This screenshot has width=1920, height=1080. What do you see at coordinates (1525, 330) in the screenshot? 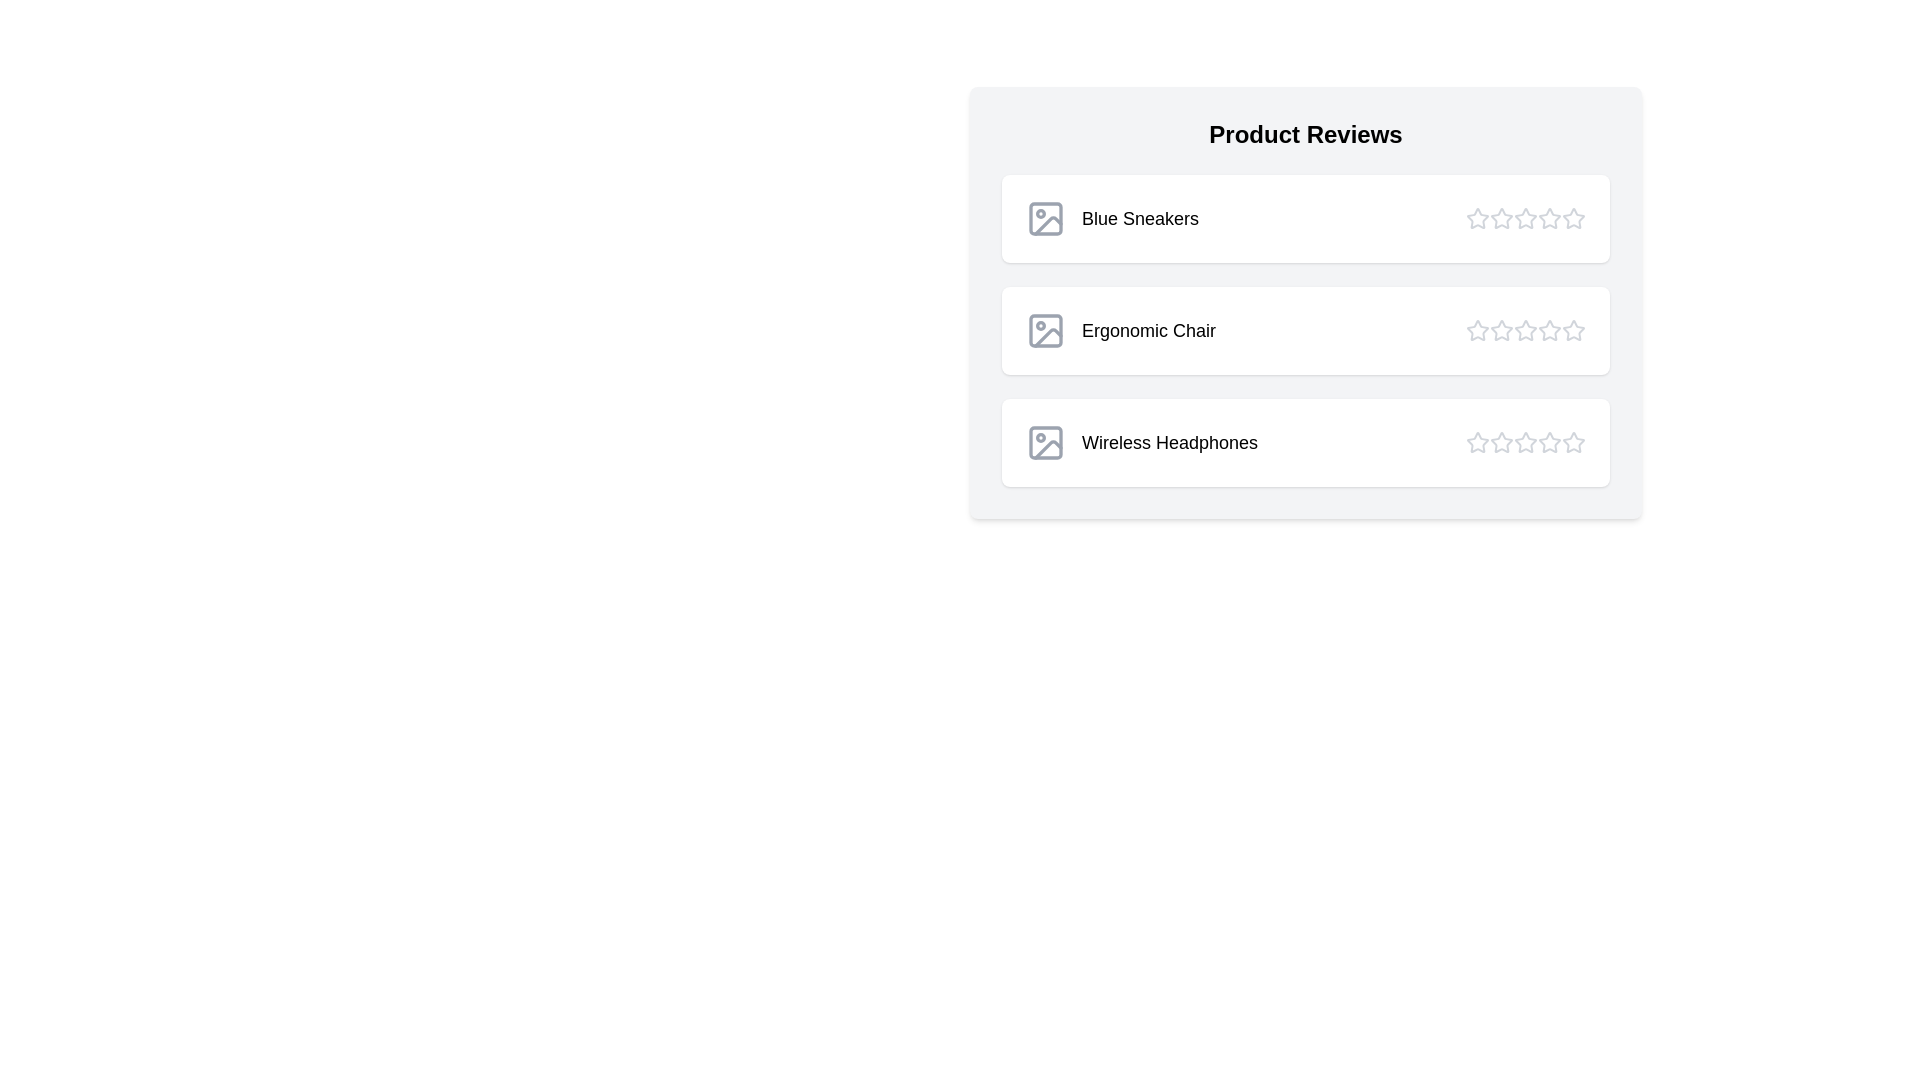
I see `the star corresponding to 3 stars for the product Ergonomic Chair` at bounding box center [1525, 330].